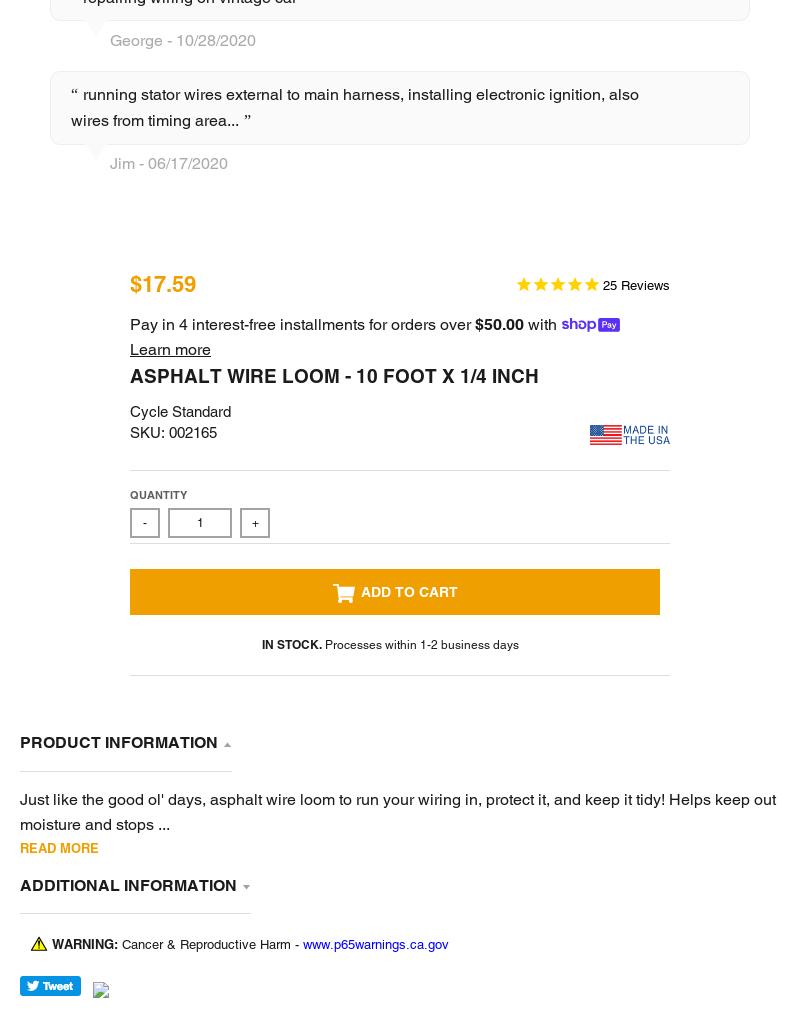 Image resolution: width=800 pixels, height=1011 pixels. What do you see at coordinates (346, 484) in the screenshot?
I see `'<'` at bounding box center [346, 484].